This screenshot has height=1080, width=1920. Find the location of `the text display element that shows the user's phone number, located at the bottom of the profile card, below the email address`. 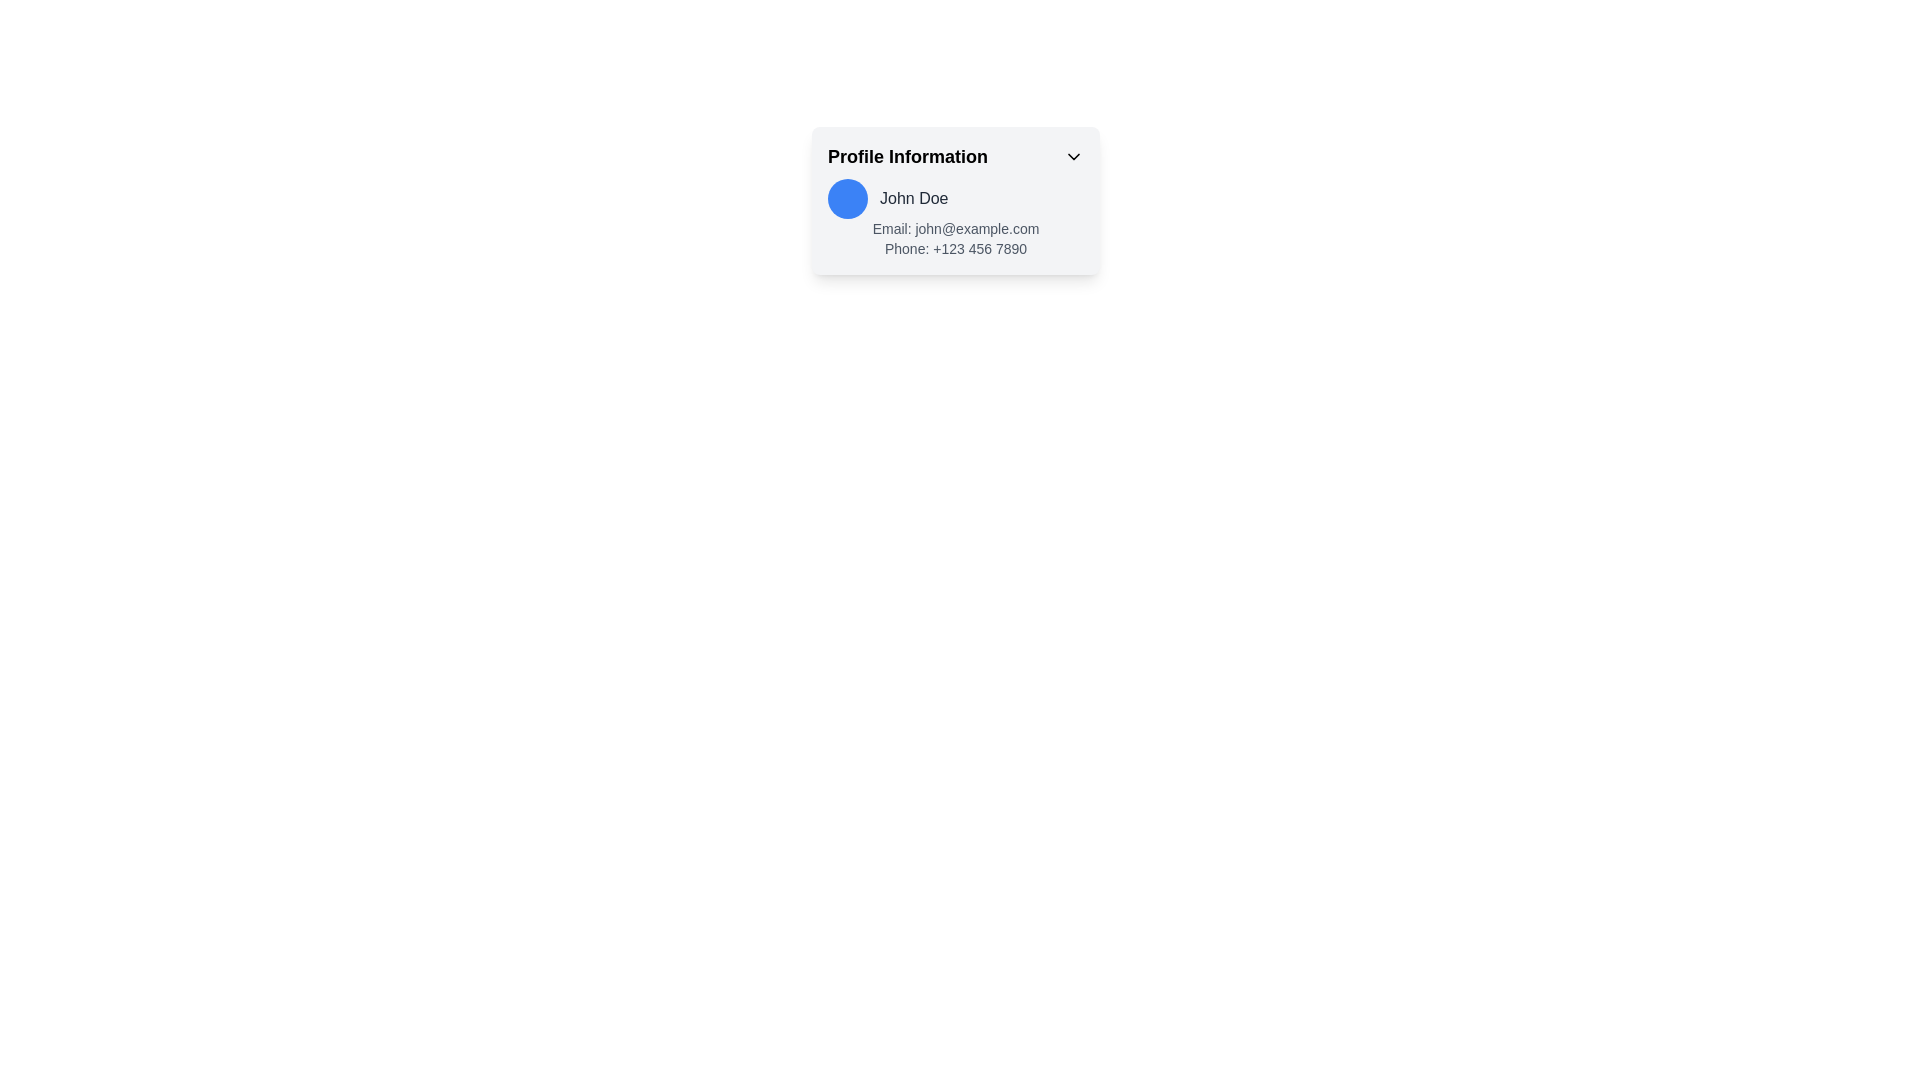

the text display element that shows the user's phone number, located at the bottom of the profile card, below the email address is located at coordinates (954, 248).